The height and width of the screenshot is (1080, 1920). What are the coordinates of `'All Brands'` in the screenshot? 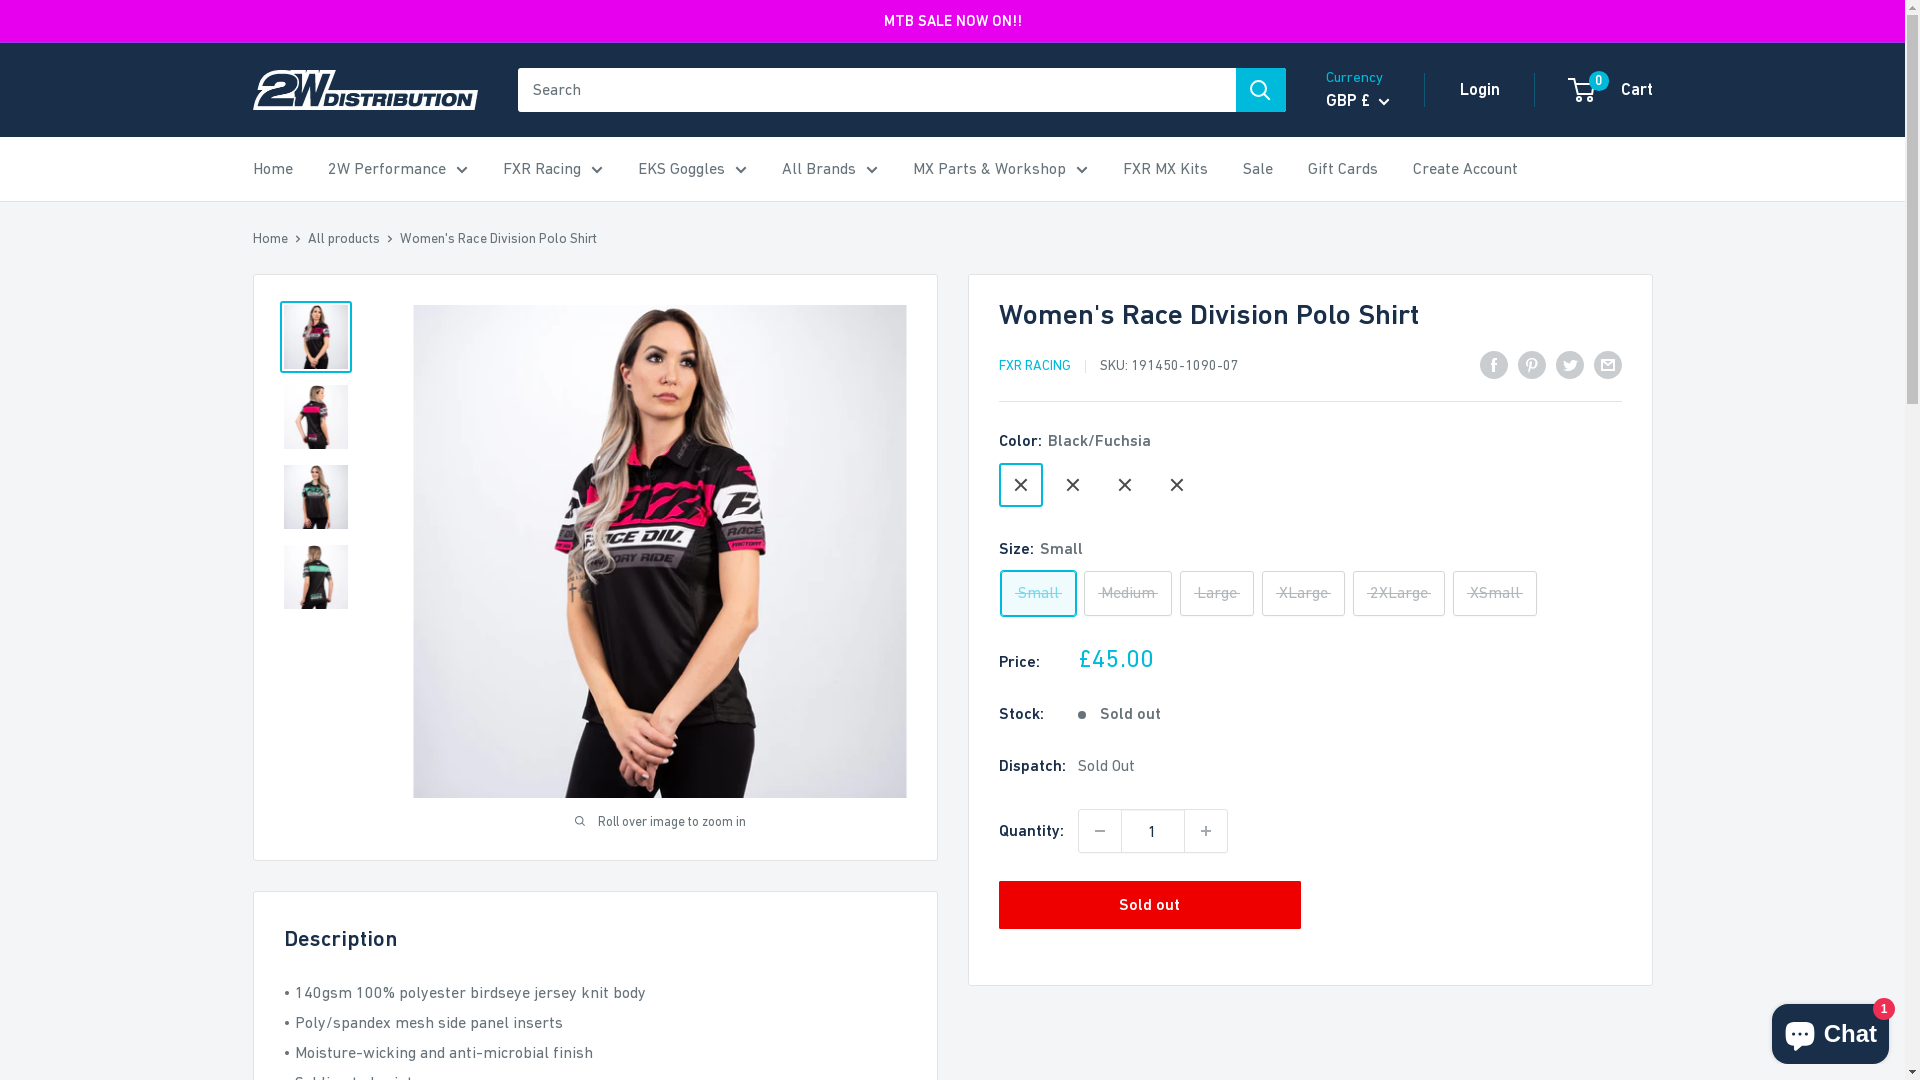 It's located at (830, 168).